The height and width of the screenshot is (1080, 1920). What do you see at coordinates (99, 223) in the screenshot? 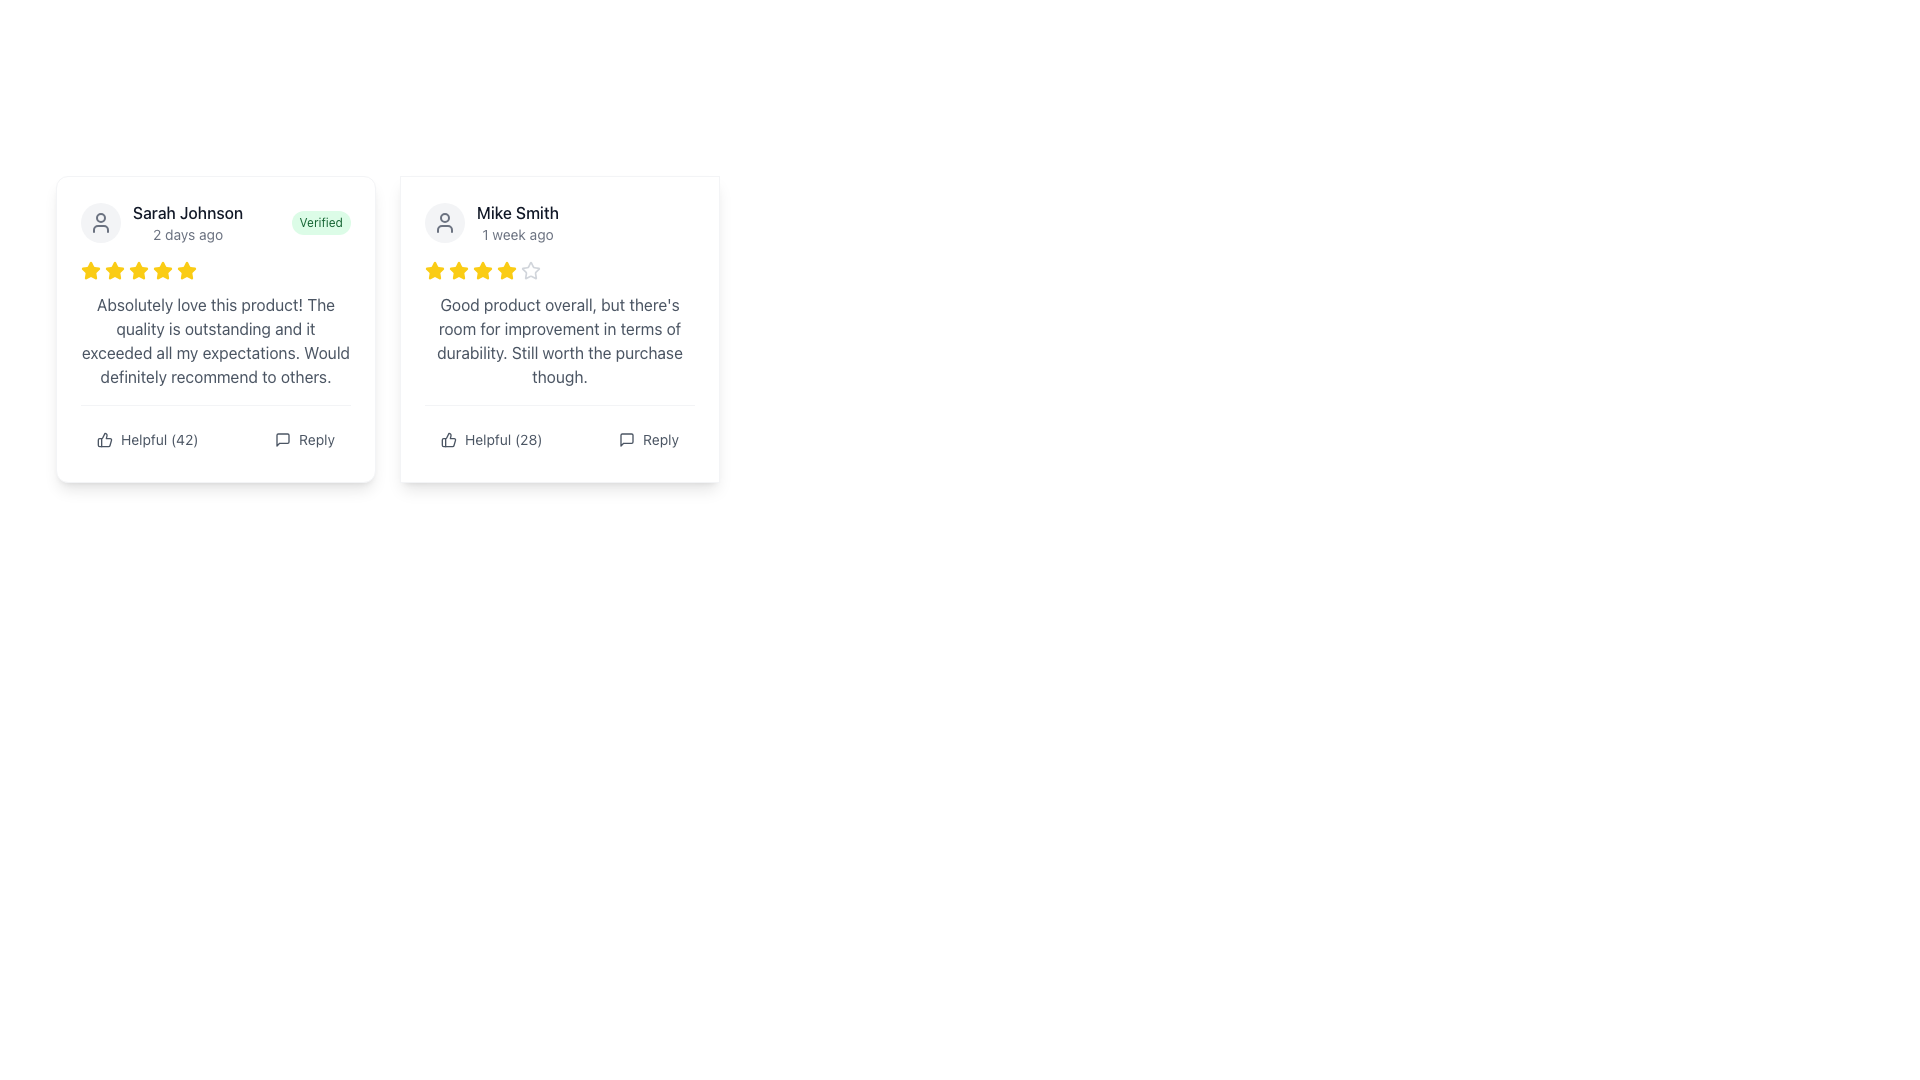
I see `the circular user profile icon with a gray background located at the upper-left of the card interface` at bounding box center [99, 223].